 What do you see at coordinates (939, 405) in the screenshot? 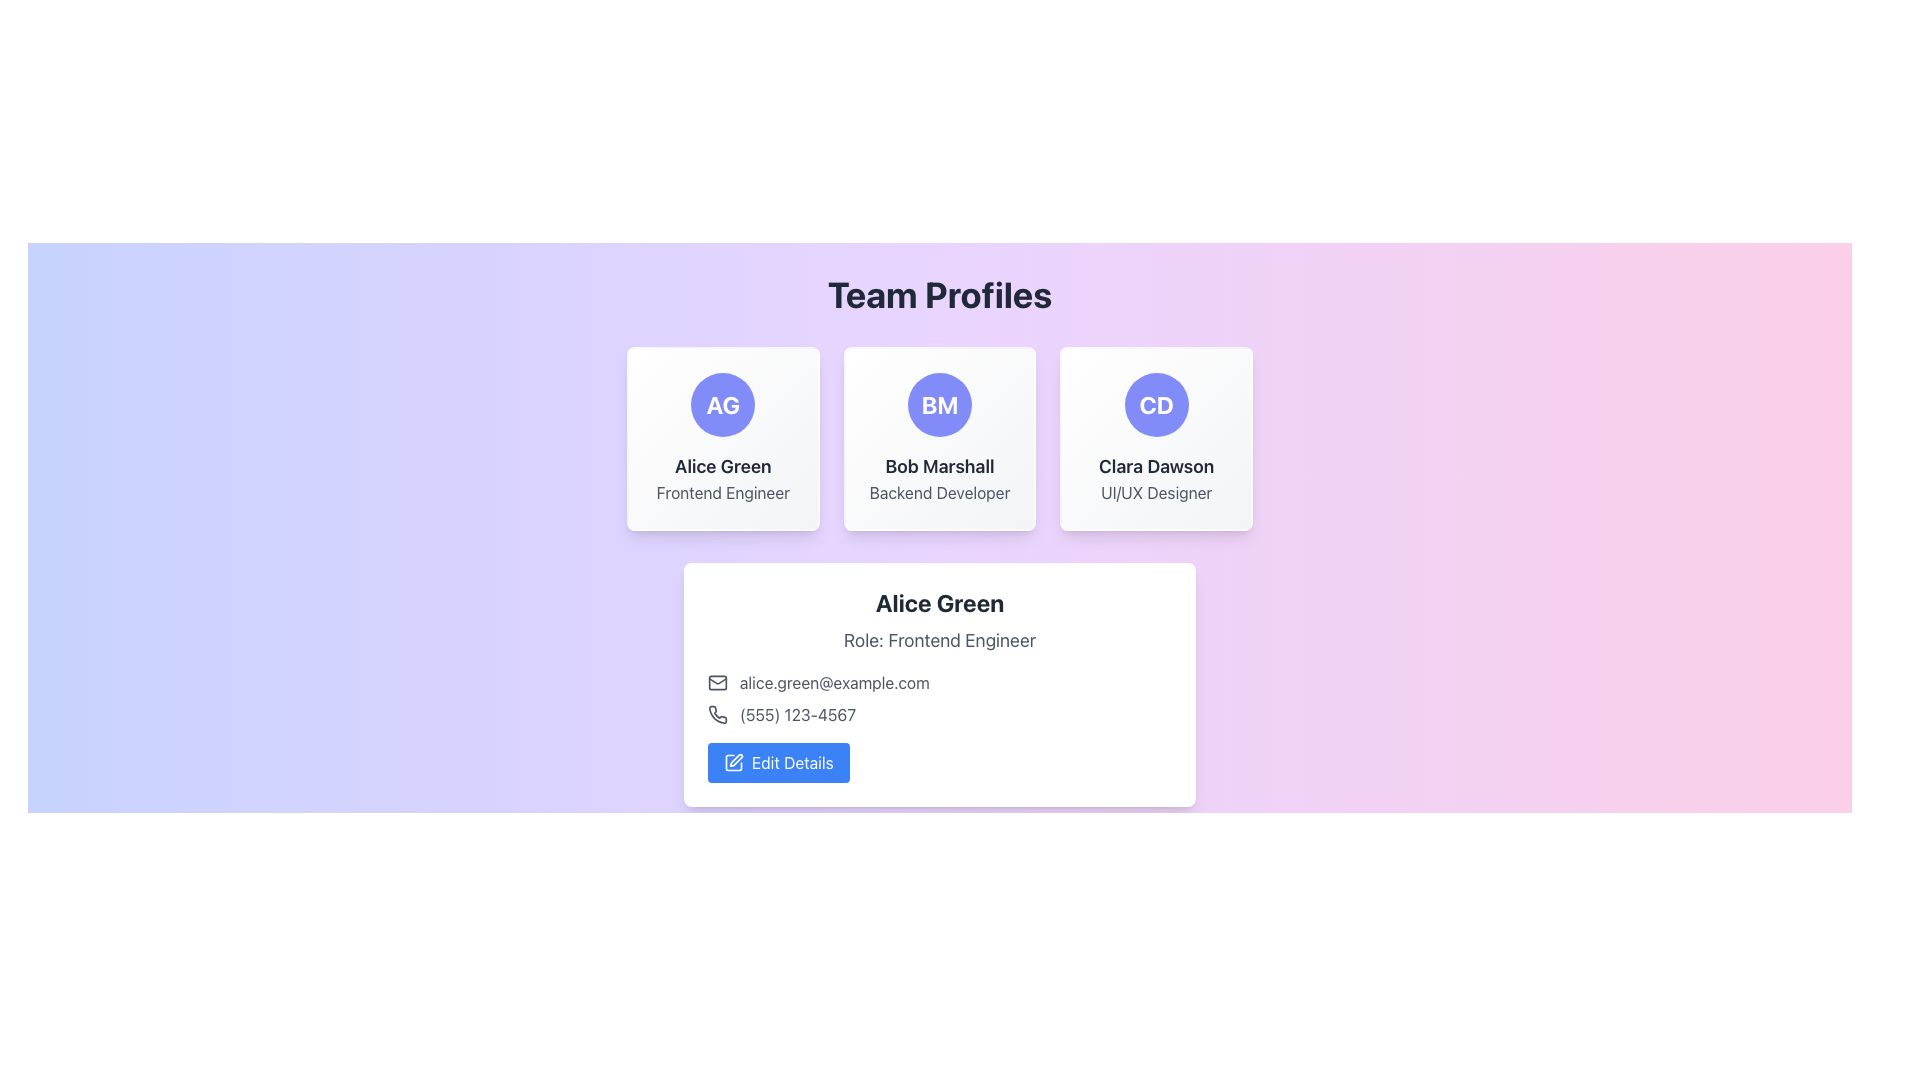
I see `the circular badge with light indigo background containing bold white text 'BM', located in the middle profile card of the 'Team Profiles' section, directly above 'Bob Marshall', the 'Backend Developer'` at bounding box center [939, 405].